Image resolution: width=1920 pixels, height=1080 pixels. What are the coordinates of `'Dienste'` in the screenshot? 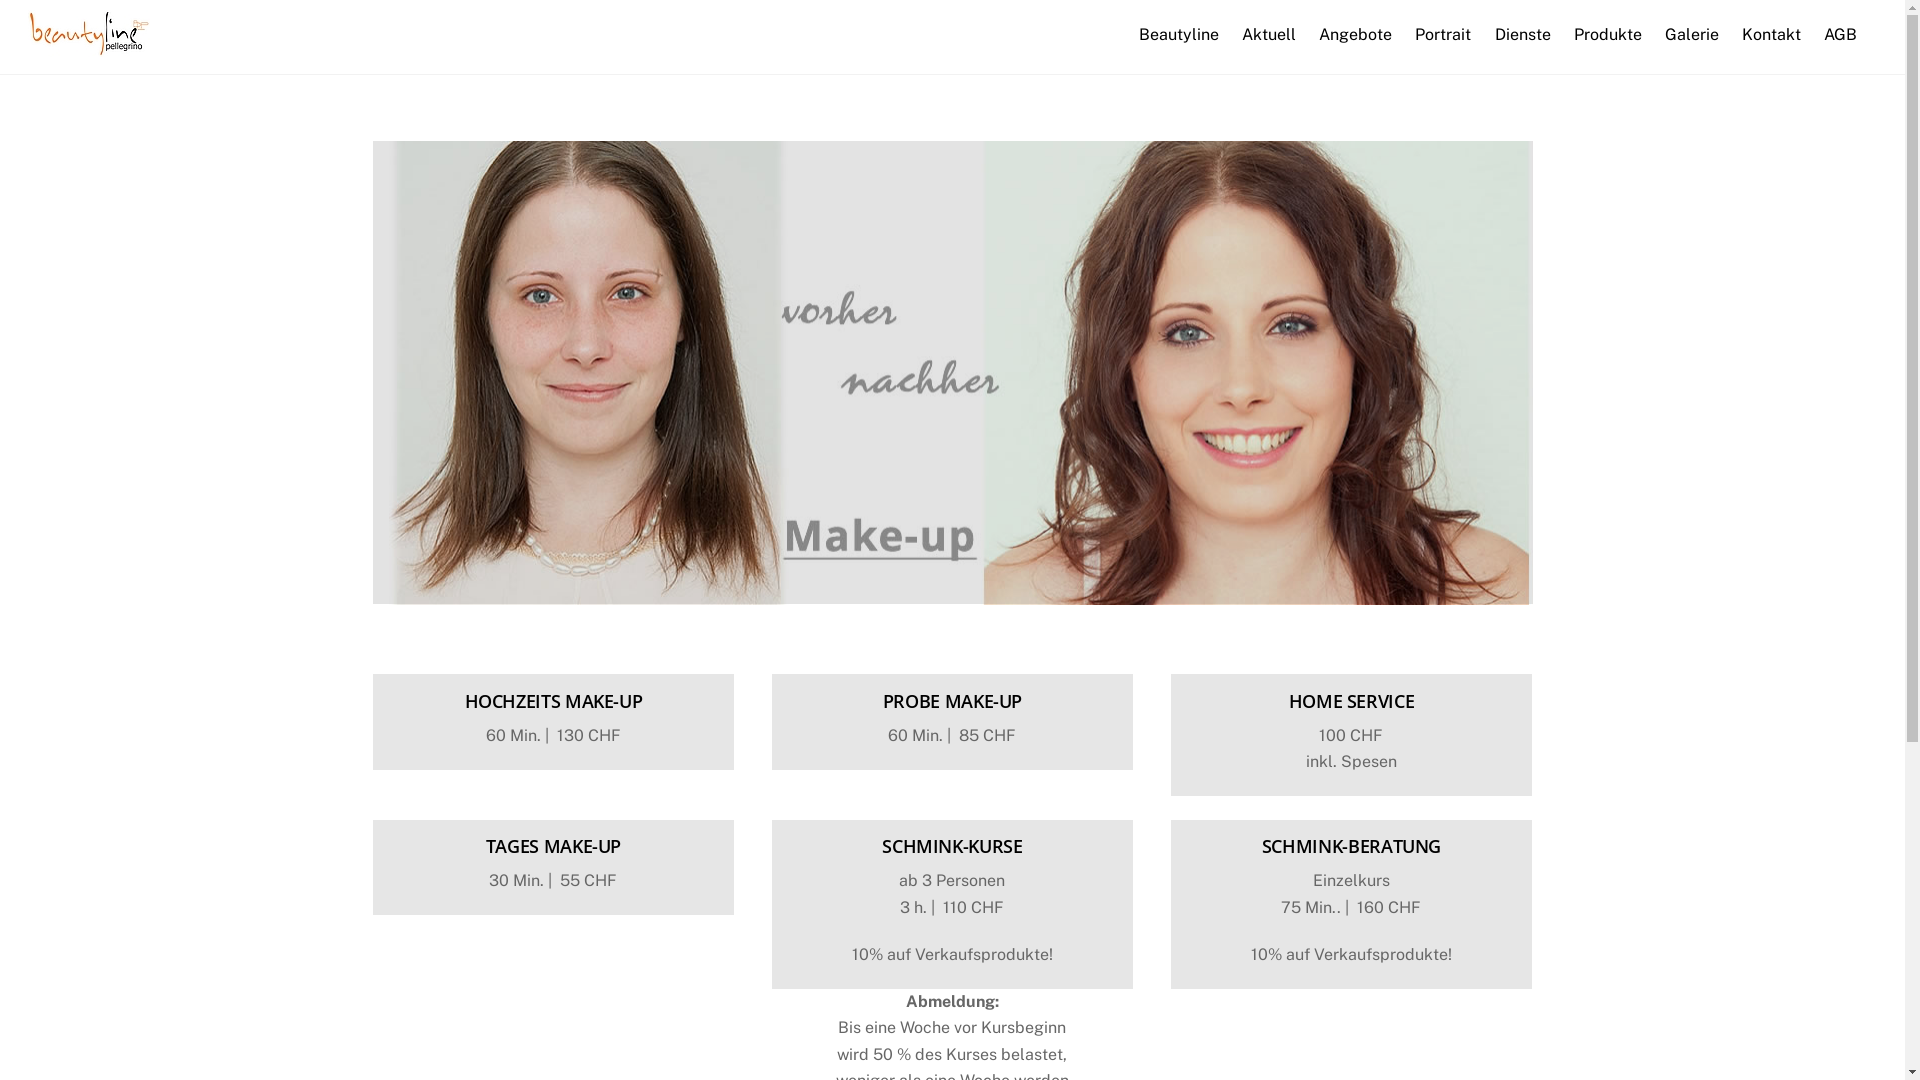 It's located at (1521, 34).